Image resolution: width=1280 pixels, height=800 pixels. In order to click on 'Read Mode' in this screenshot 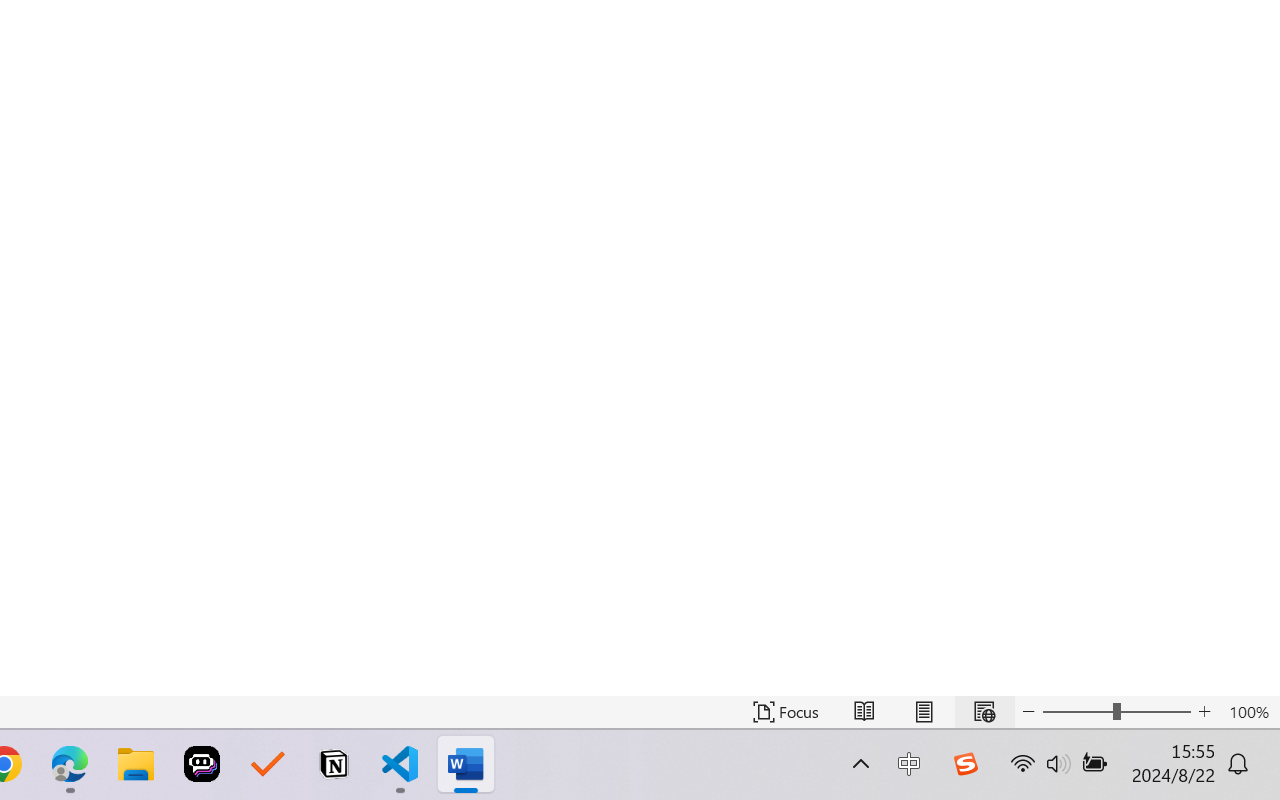, I will do `click(864, 711)`.